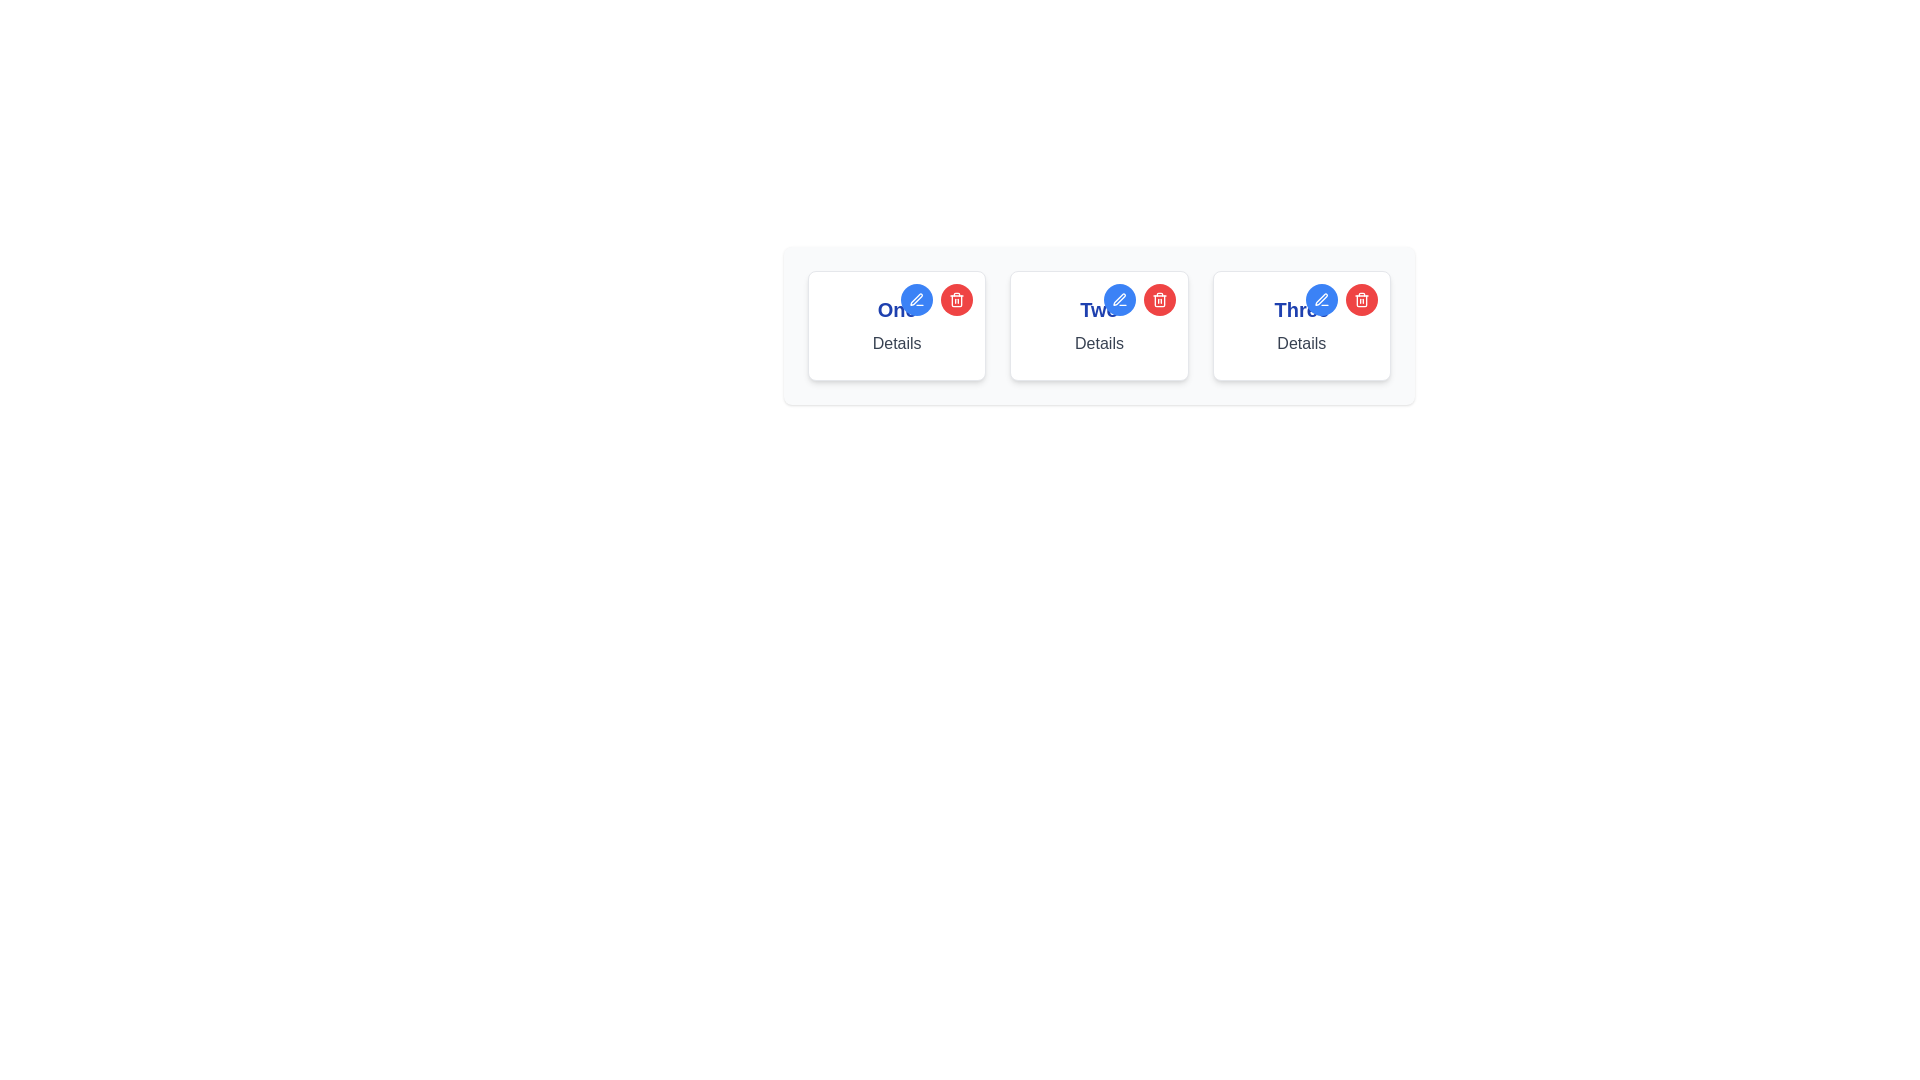 This screenshot has width=1920, height=1080. What do you see at coordinates (916, 300) in the screenshot?
I see `the first blue circular edit button located in the top-right corner of the first card` at bounding box center [916, 300].